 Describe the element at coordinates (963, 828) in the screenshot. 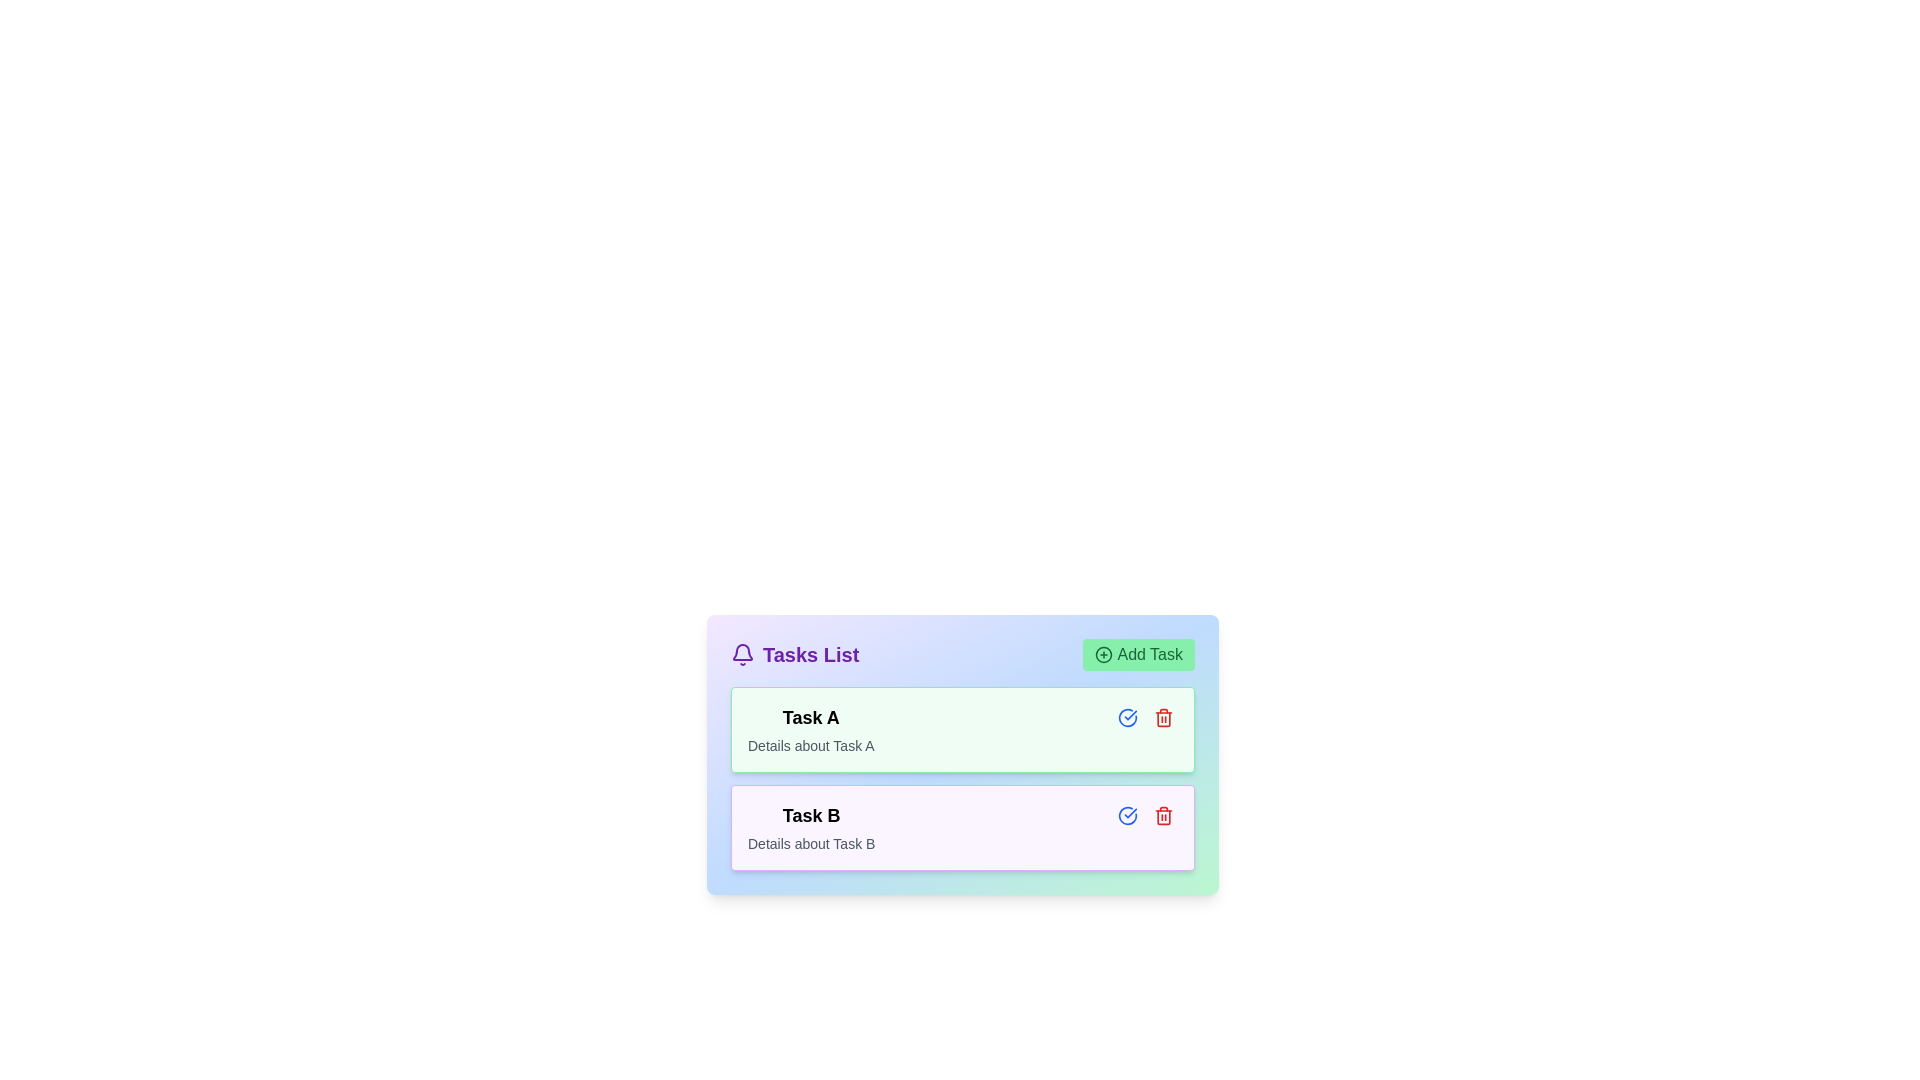

I see `the task card element styled with a light purple background, containing the title 'Task B' and description 'Details about Task B', which is the second item in the vertical task list` at that location.